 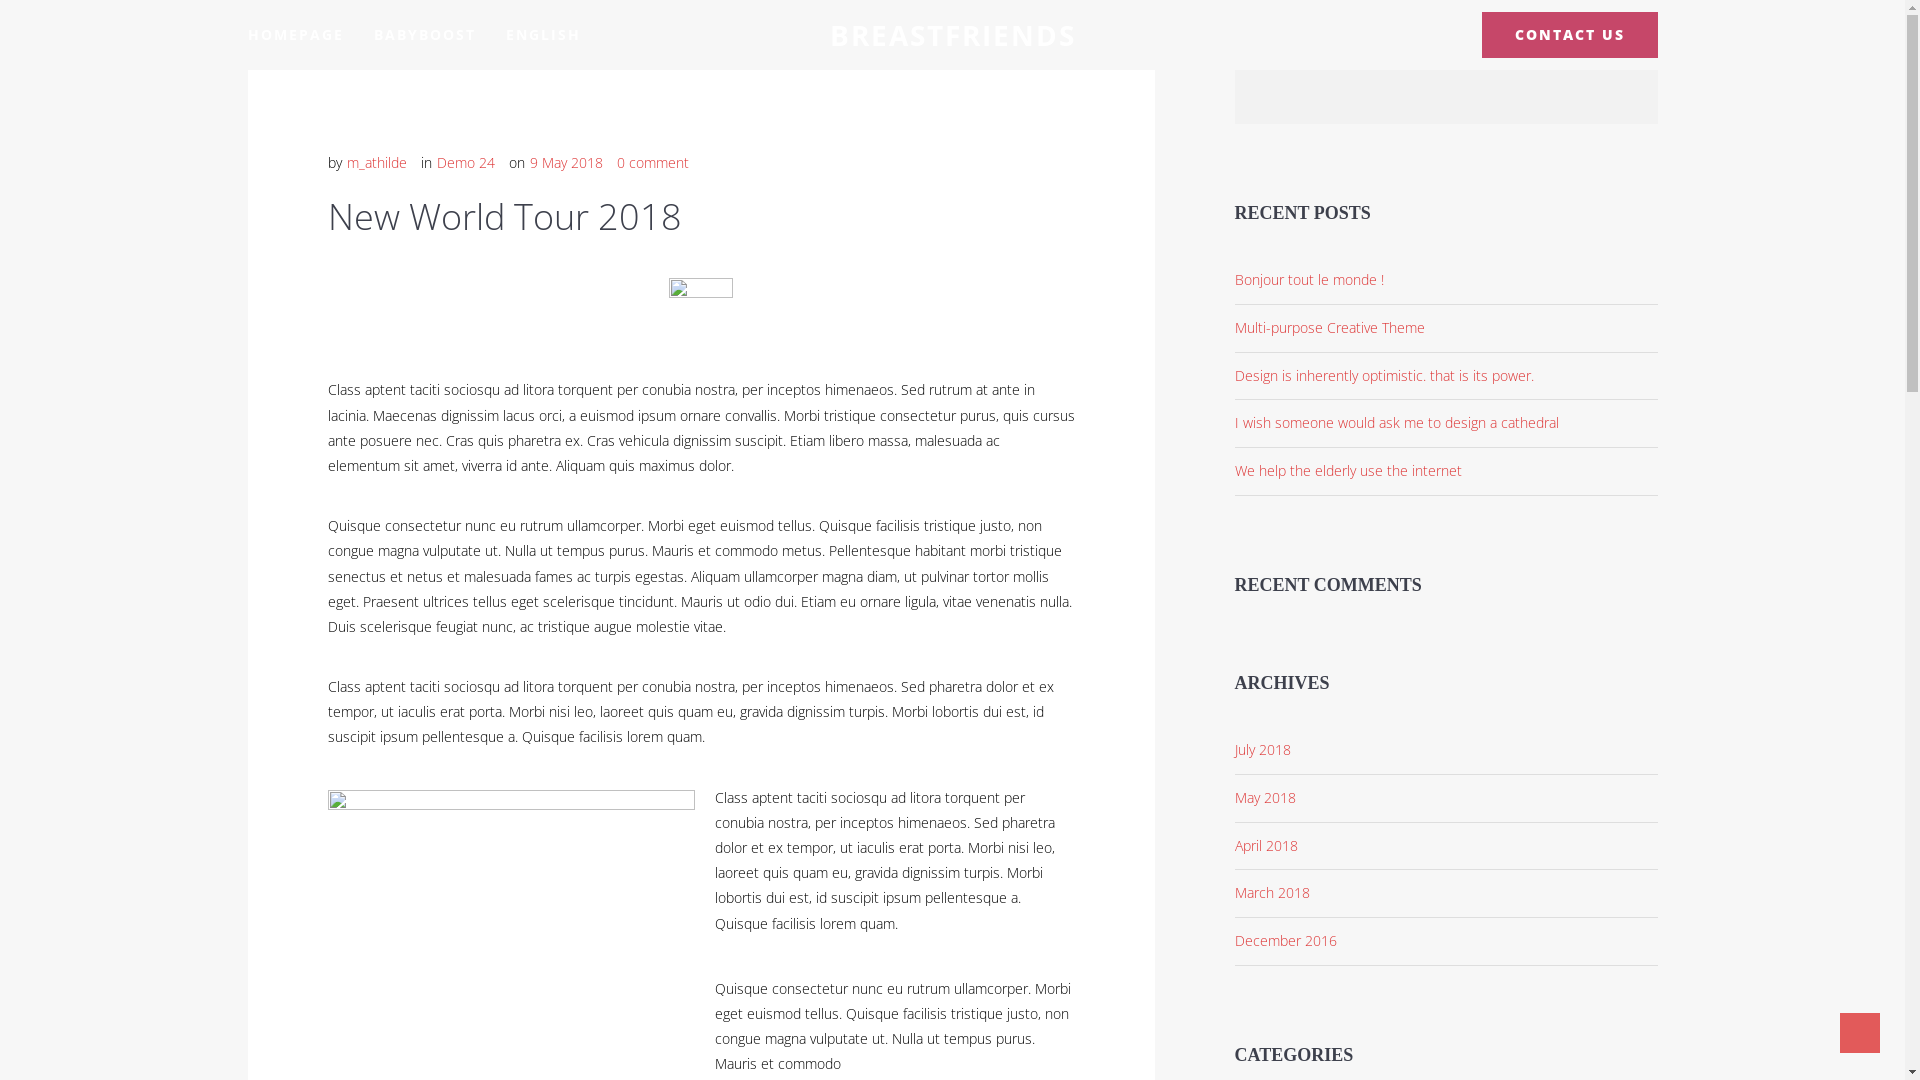 What do you see at coordinates (295, 34) in the screenshot?
I see `'HOMEPAGE'` at bounding box center [295, 34].